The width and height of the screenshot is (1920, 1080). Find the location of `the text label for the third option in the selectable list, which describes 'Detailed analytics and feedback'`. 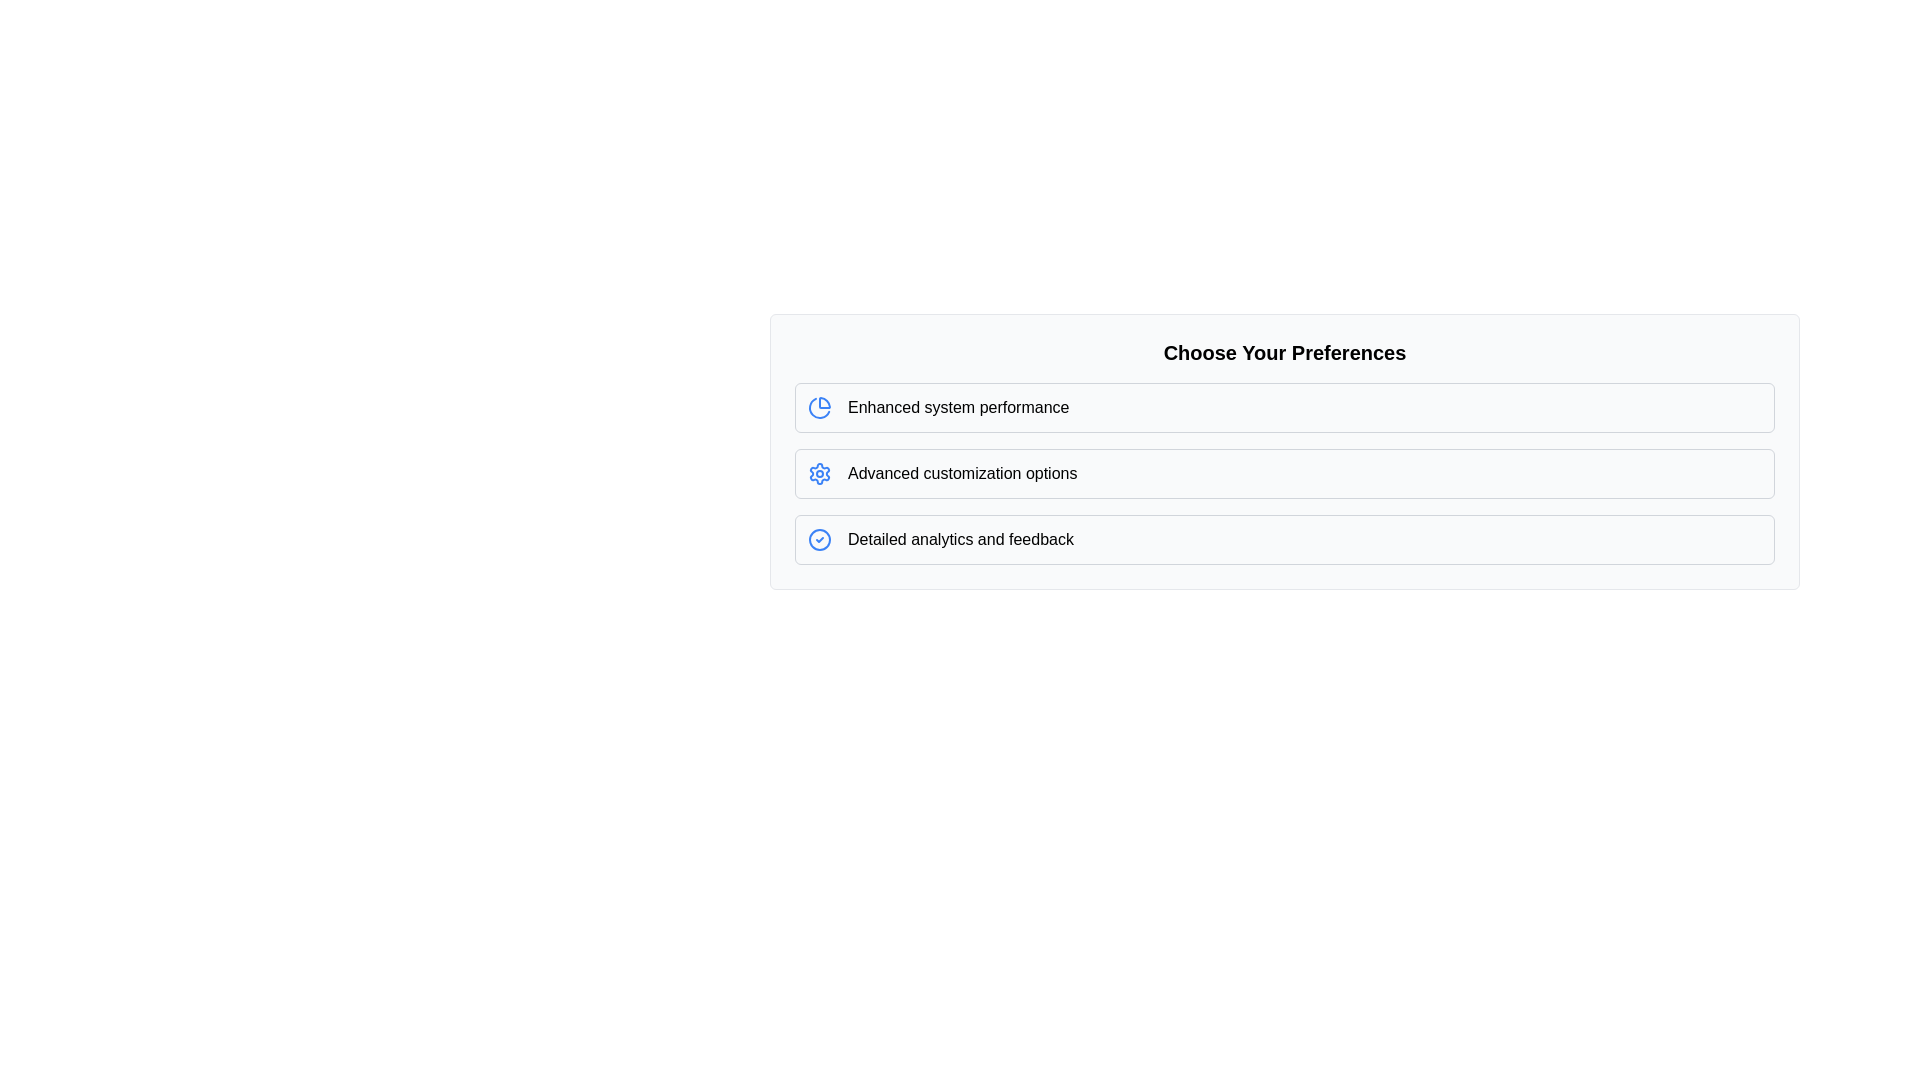

the text label for the third option in the selectable list, which describes 'Detailed analytics and feedback' is located at coordinates (960, 540).